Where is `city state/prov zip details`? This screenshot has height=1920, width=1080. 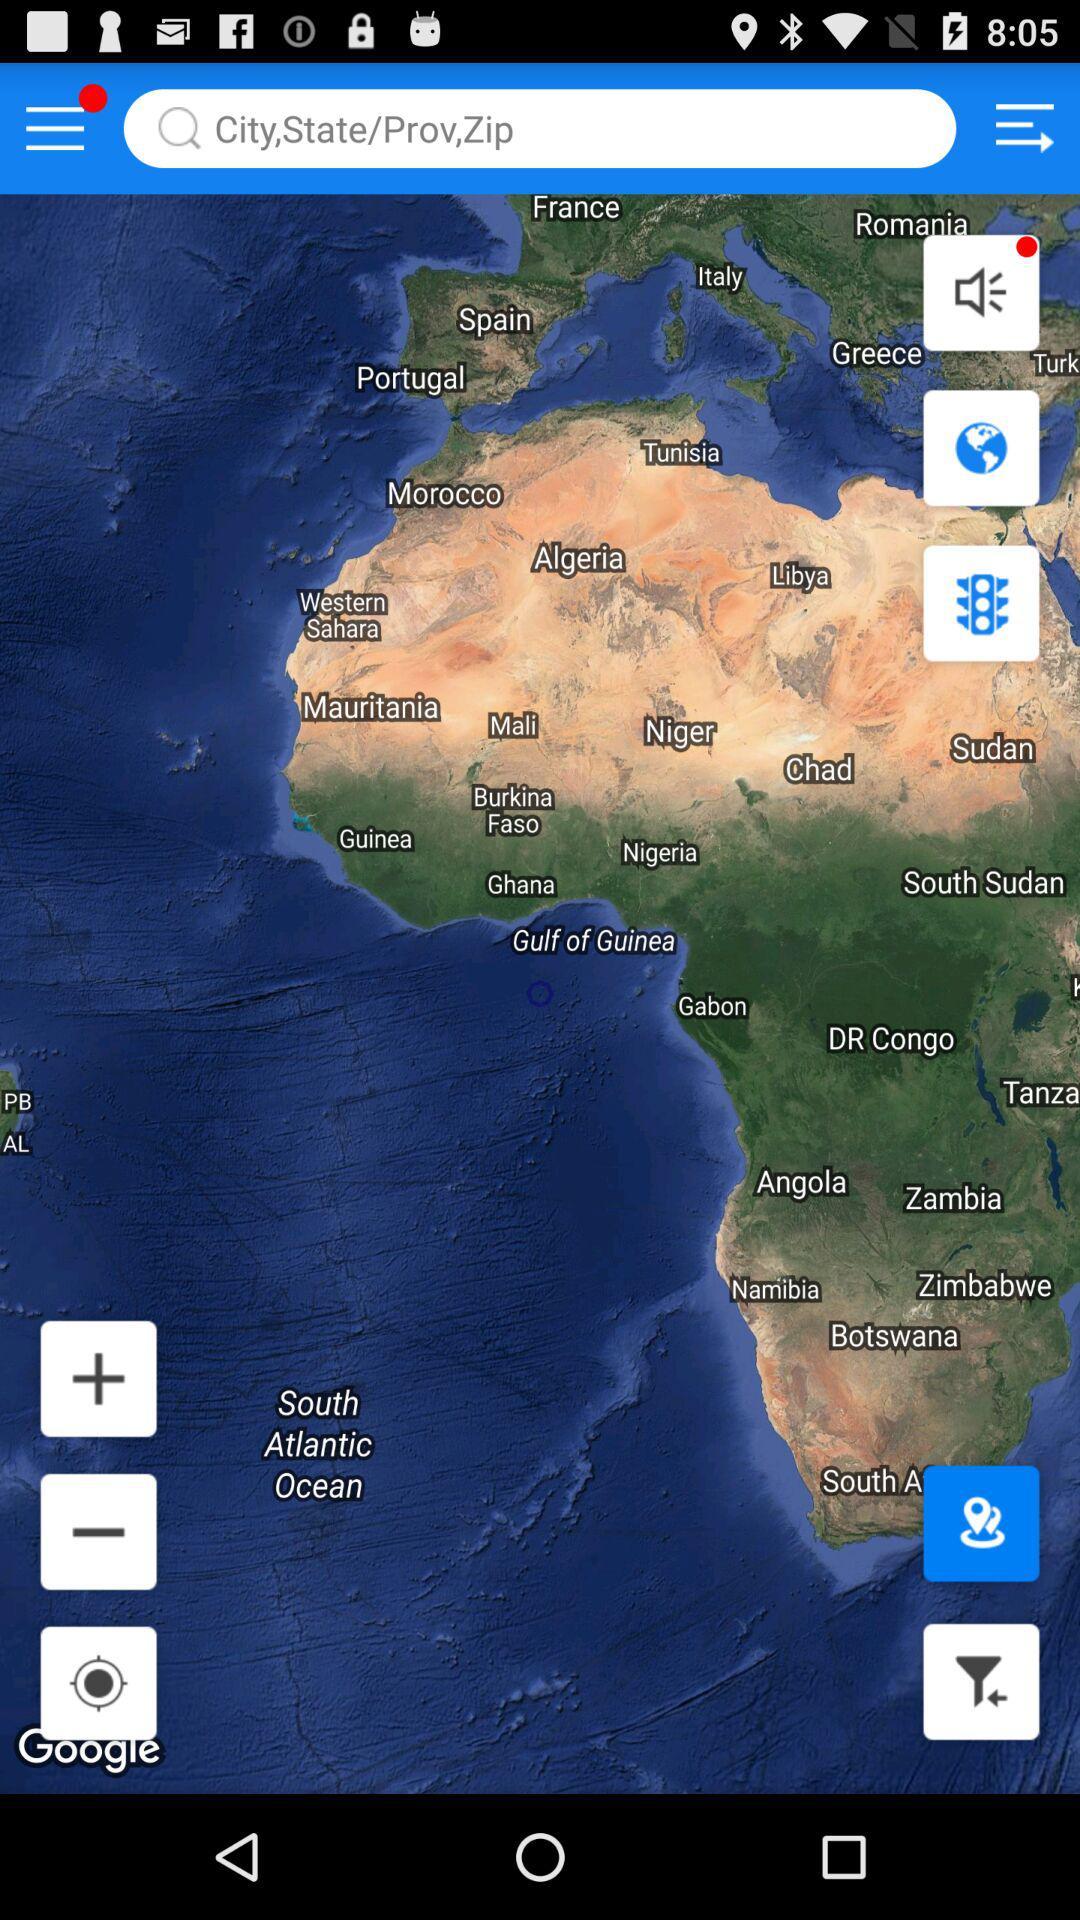 city state/prov zip details is located at coordinates (540, 127).